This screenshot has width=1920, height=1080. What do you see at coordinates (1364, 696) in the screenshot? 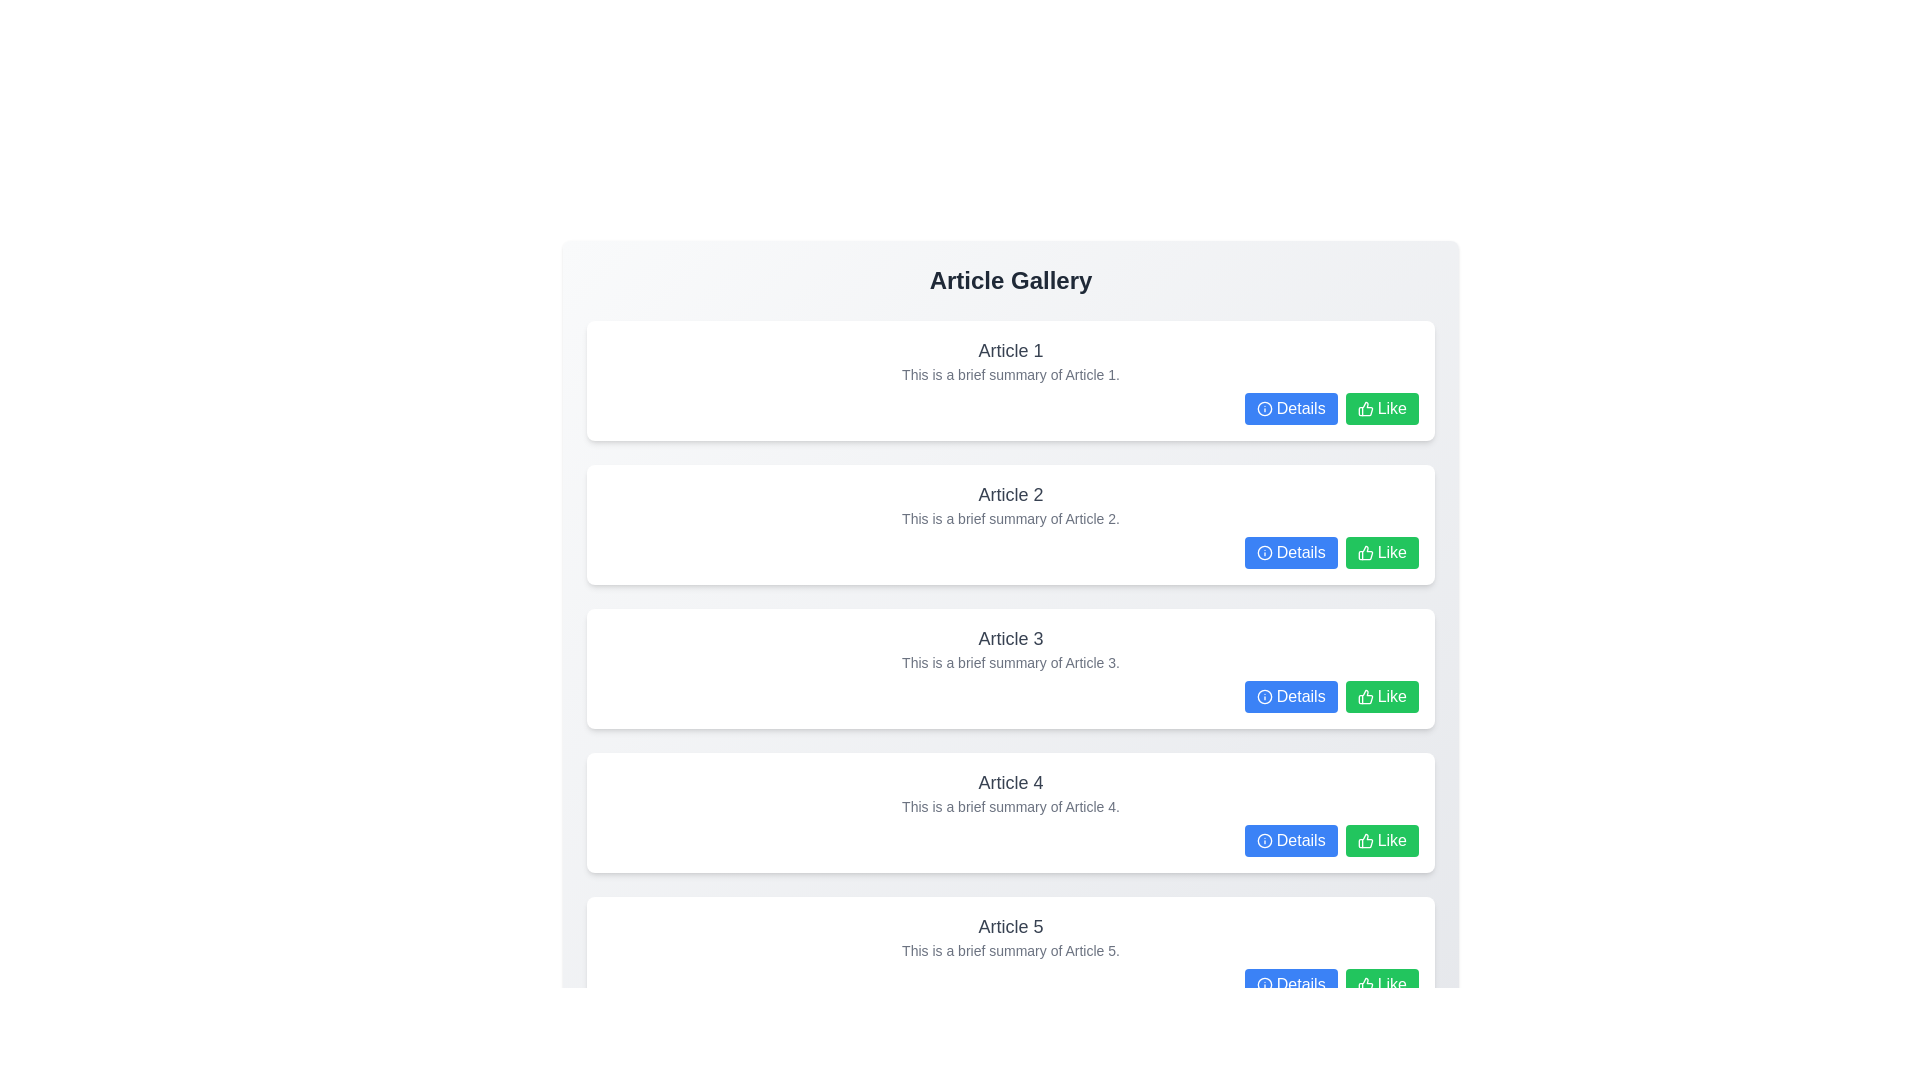
I see `the thumbs-up icon within the 'Like' button located in the rightmost area of the third card from the top` at bounding box center [1364, 696].